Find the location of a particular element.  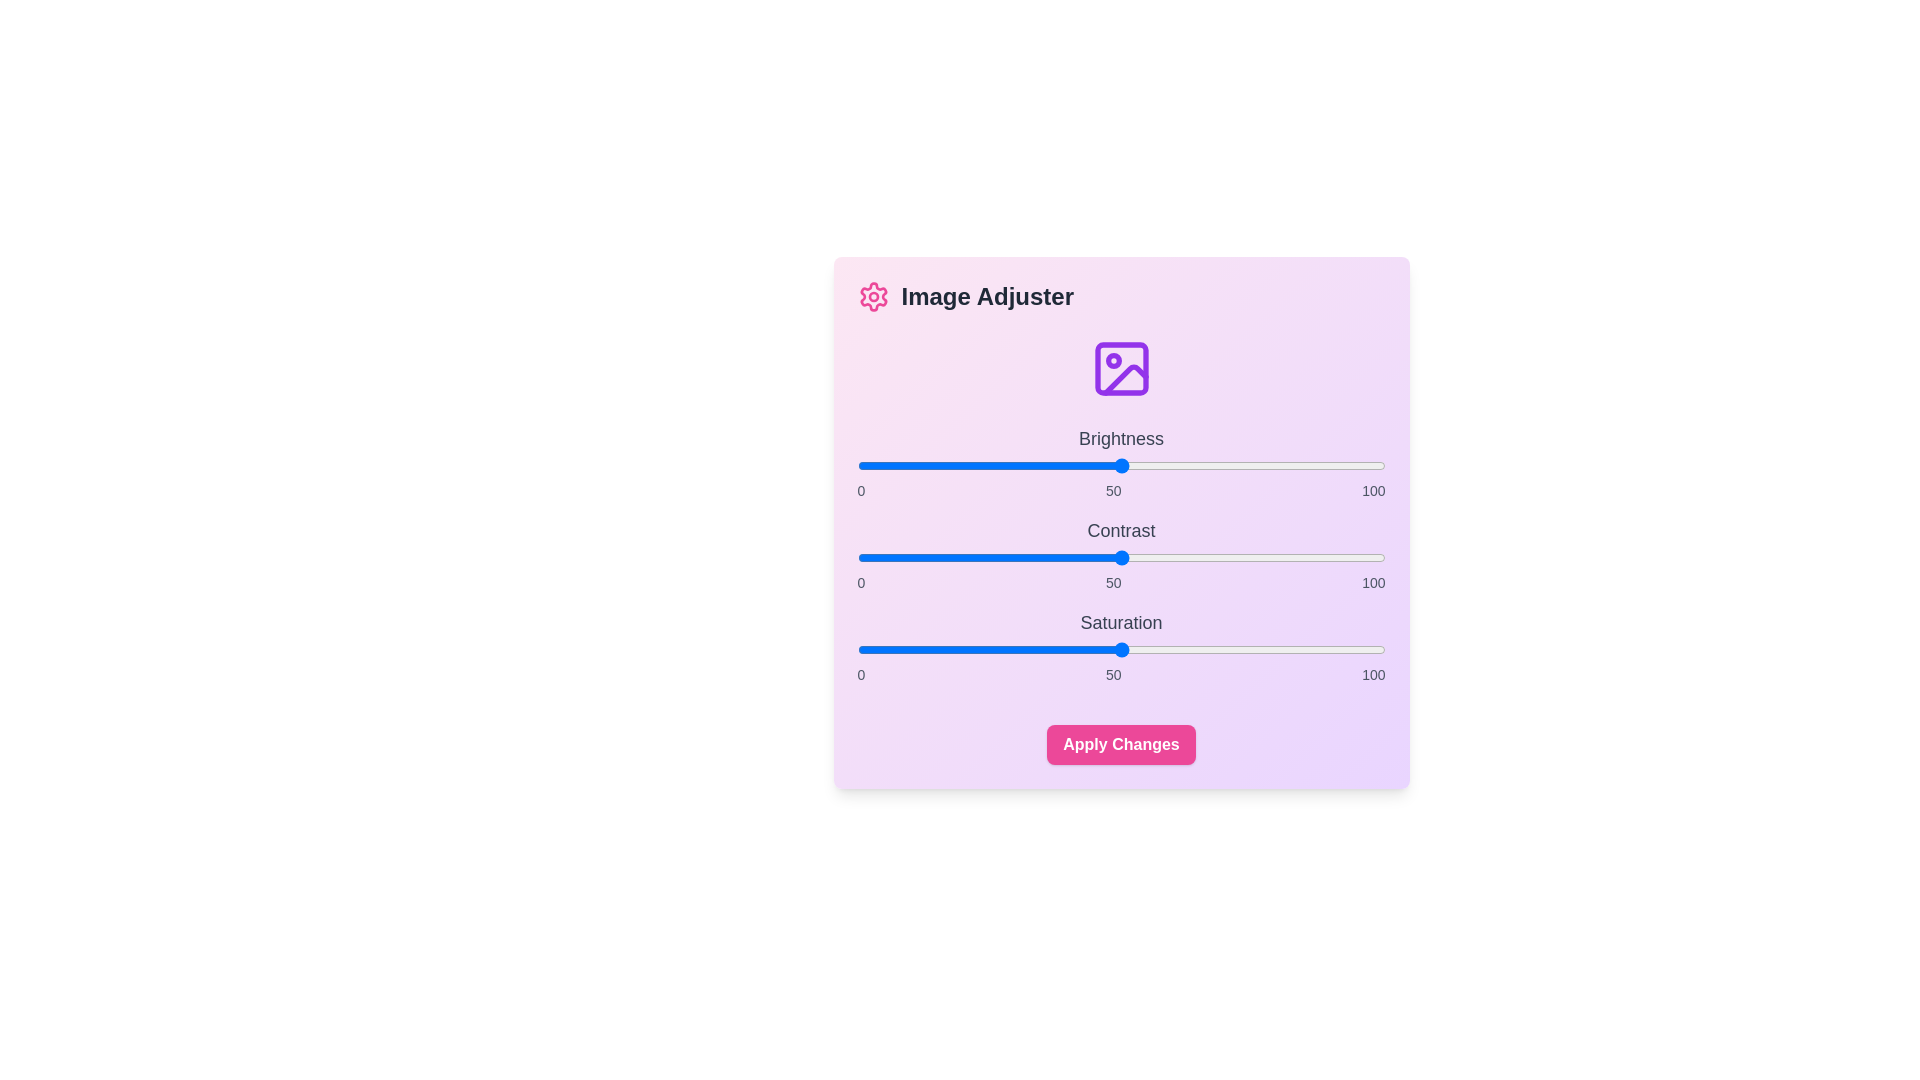

the contrast slider to 60 percent is located at coordinates (1174, 558).